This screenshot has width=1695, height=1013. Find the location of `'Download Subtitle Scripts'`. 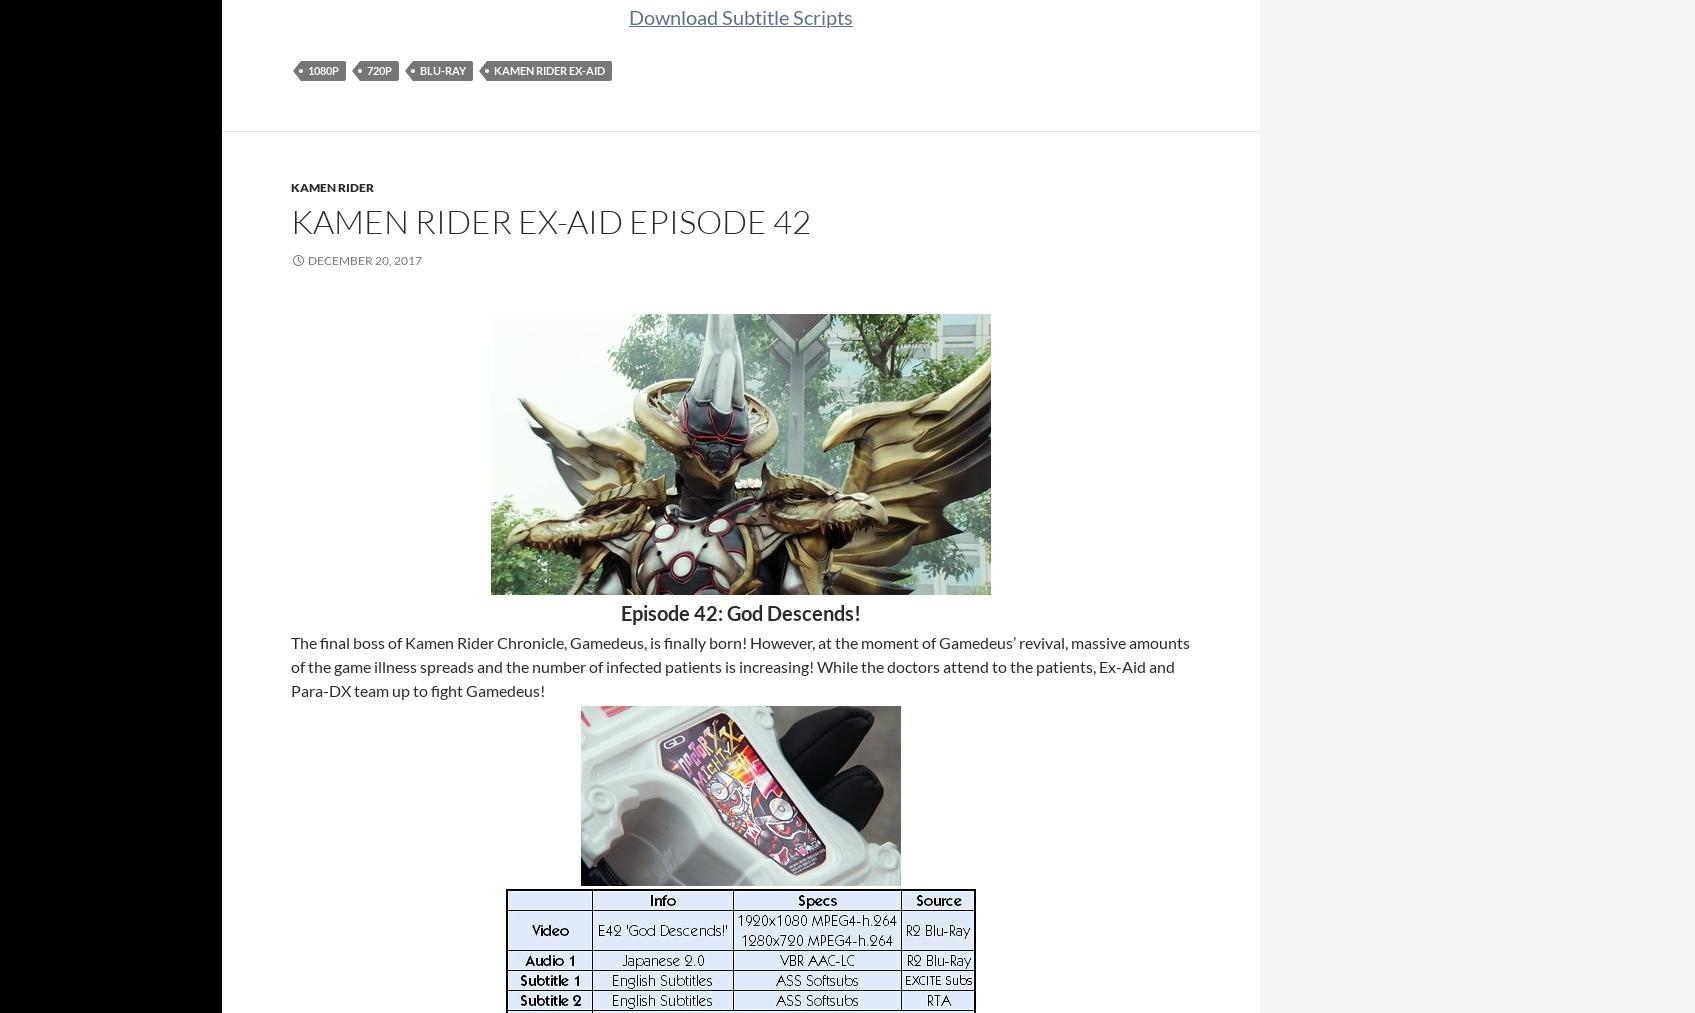

'Download Subtitle Scripts' is located at coordinates (740, 16).